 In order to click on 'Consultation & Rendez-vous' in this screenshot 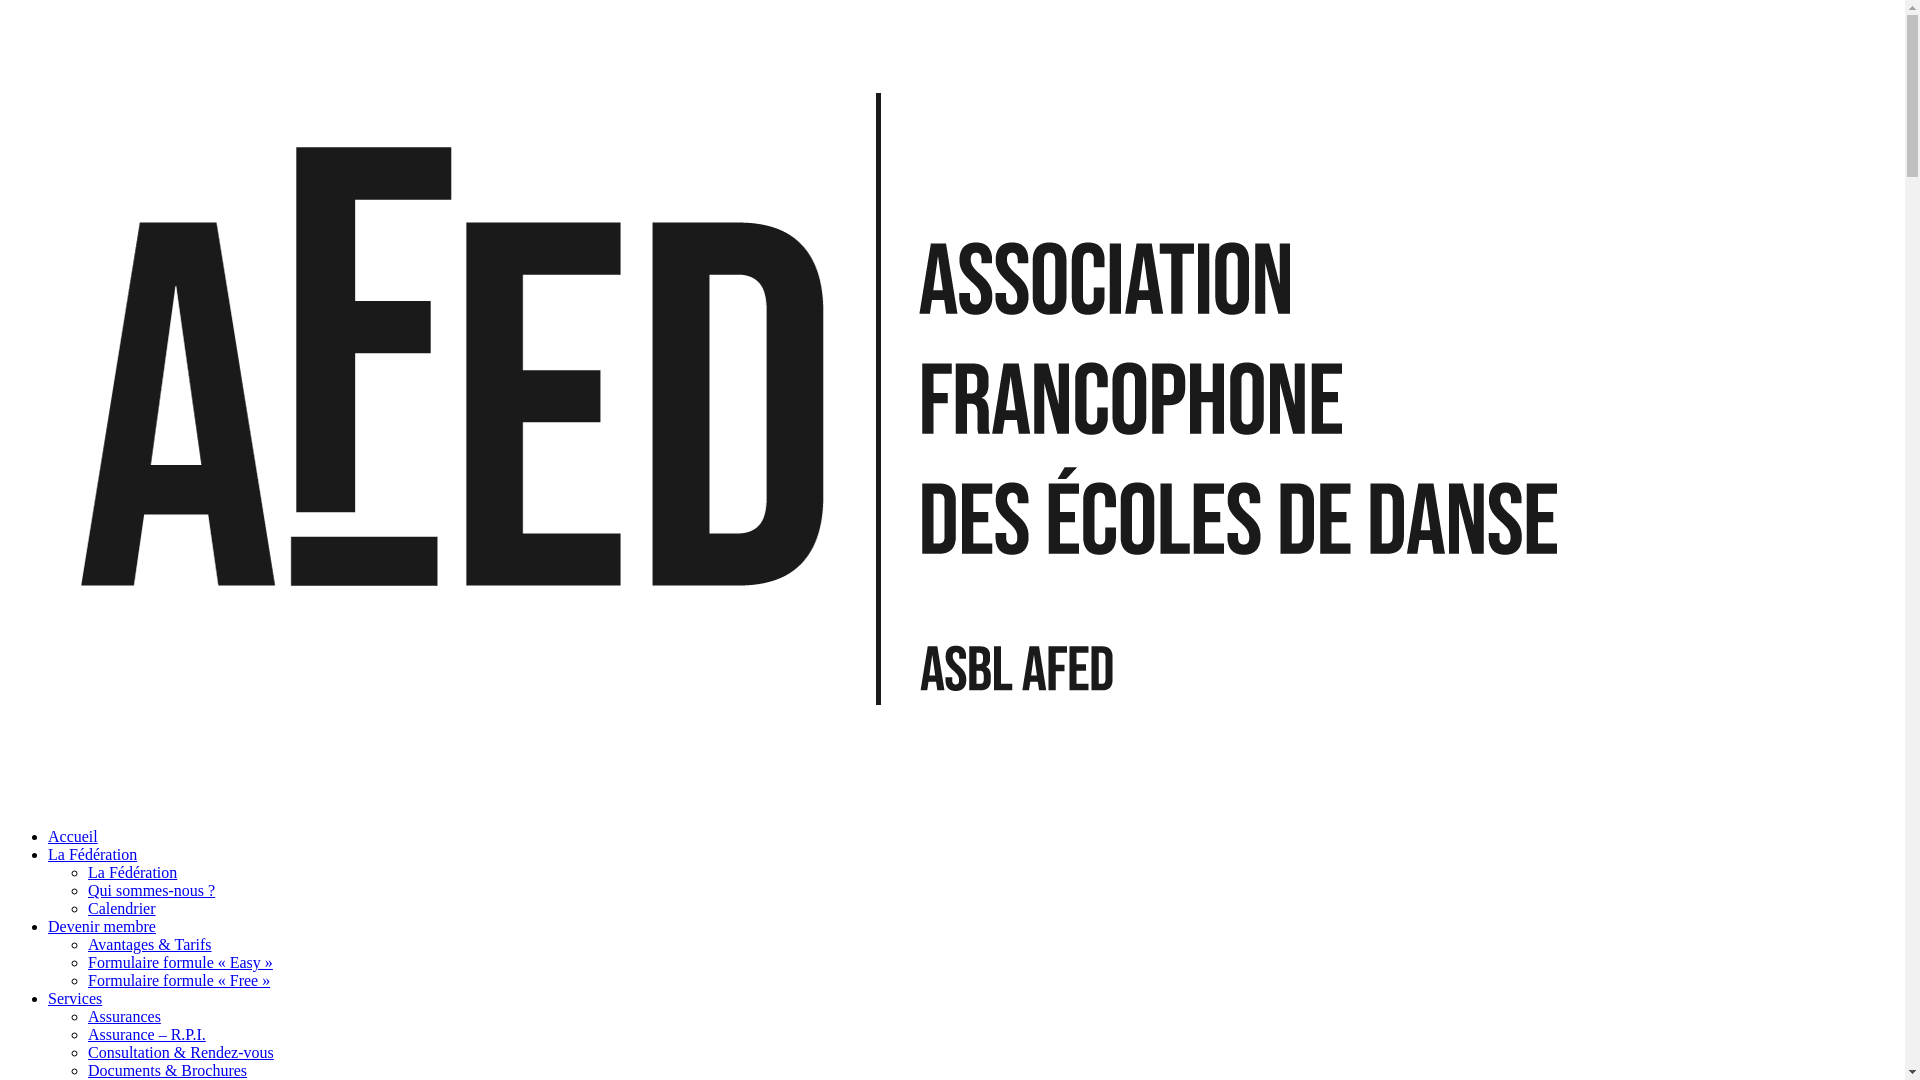, I will do `click(181, 1051)`.